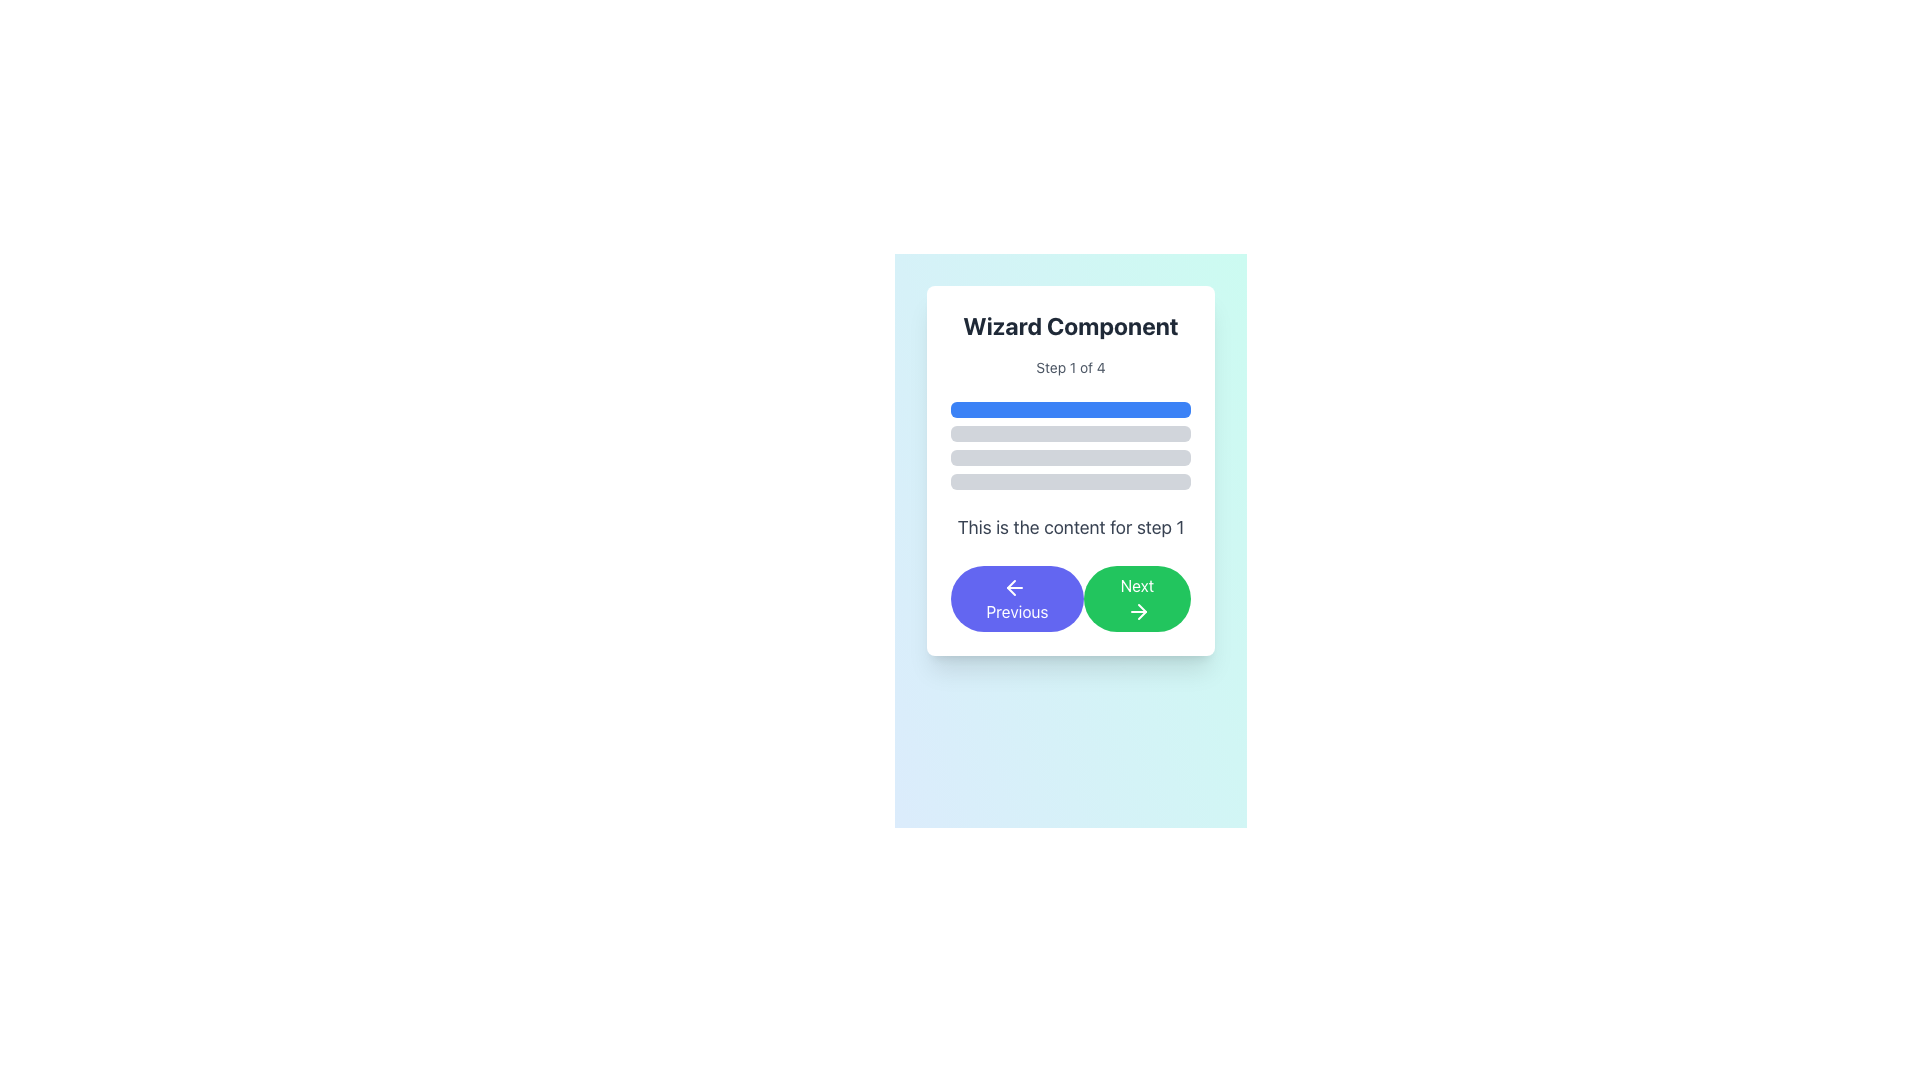 The width and height of the screenshot is (1920, 1080). I want to click on the arrow icon embedded inside the 'Previous' button, which is located at the bottom of the card layout and indicates navigation to the previous step, so click(1011, 586).